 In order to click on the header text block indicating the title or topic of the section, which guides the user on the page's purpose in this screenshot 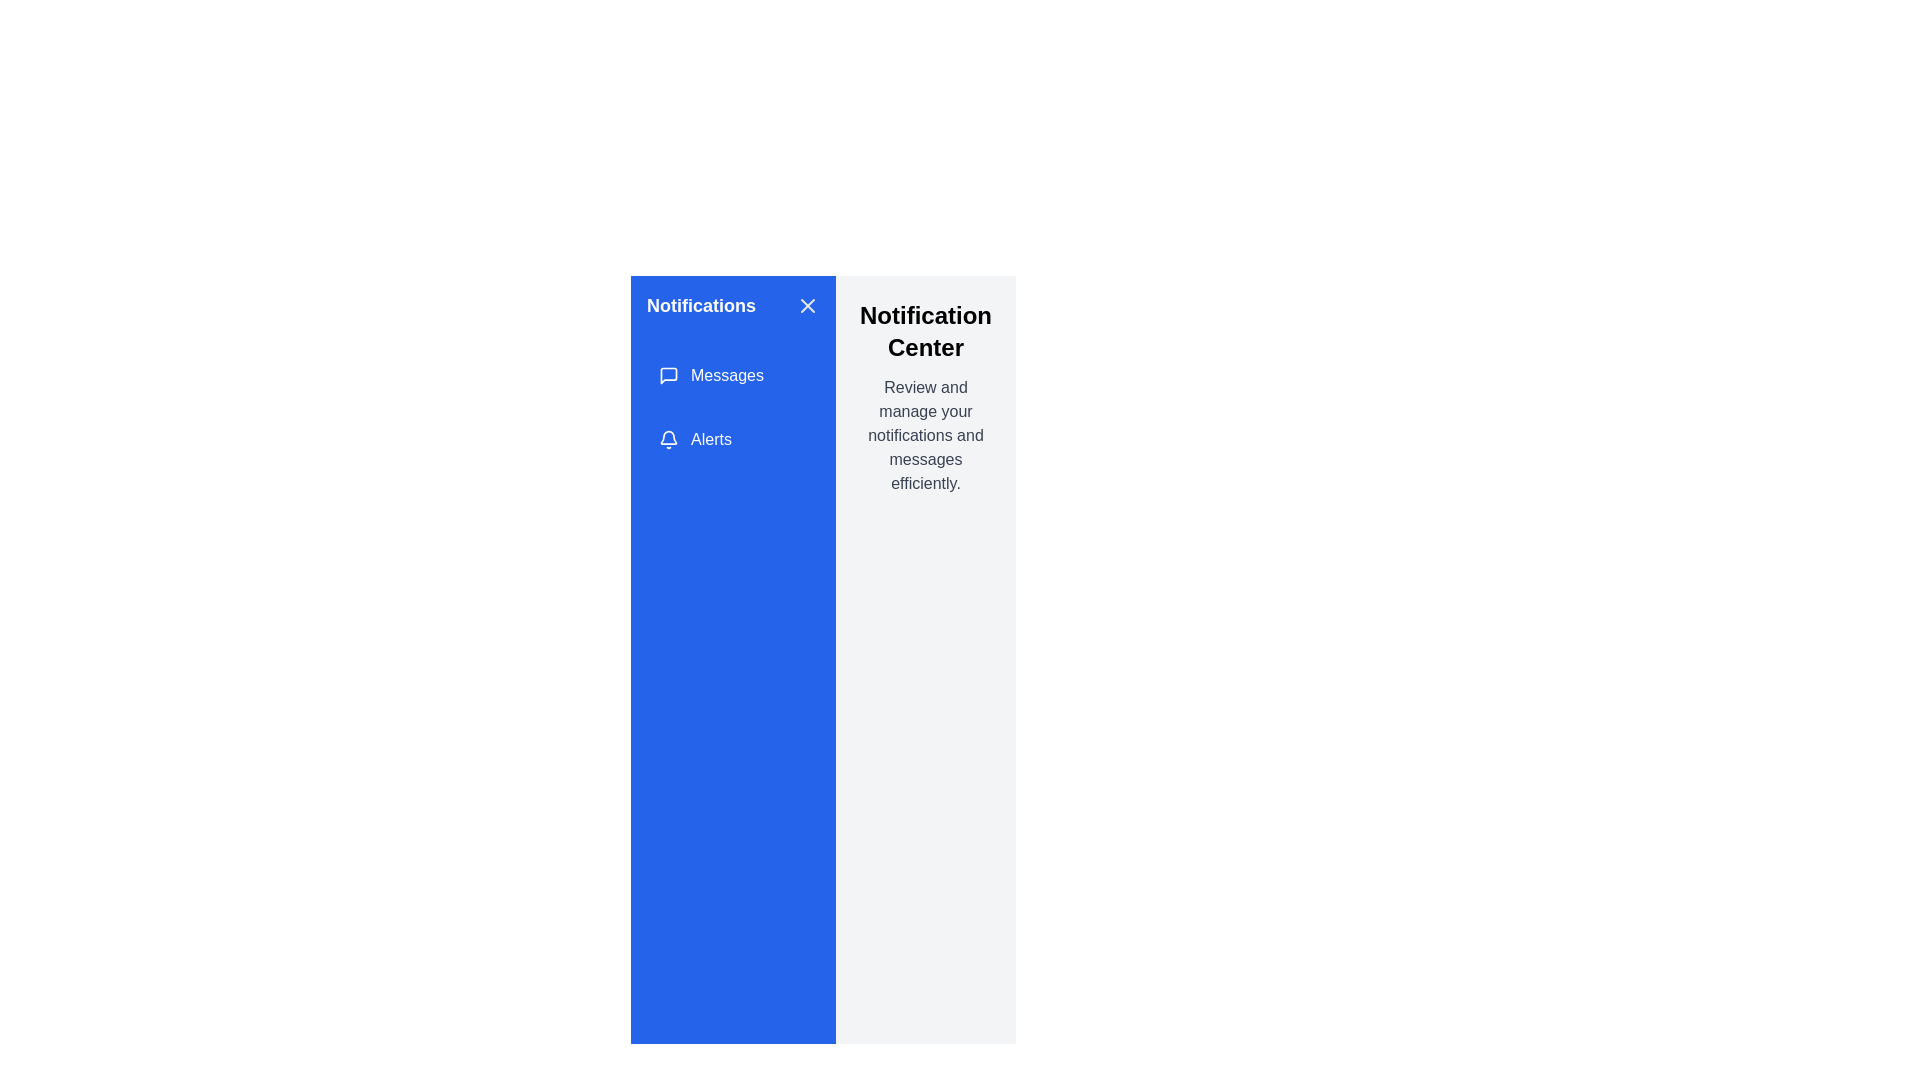, I will do `click(925, 330)`.